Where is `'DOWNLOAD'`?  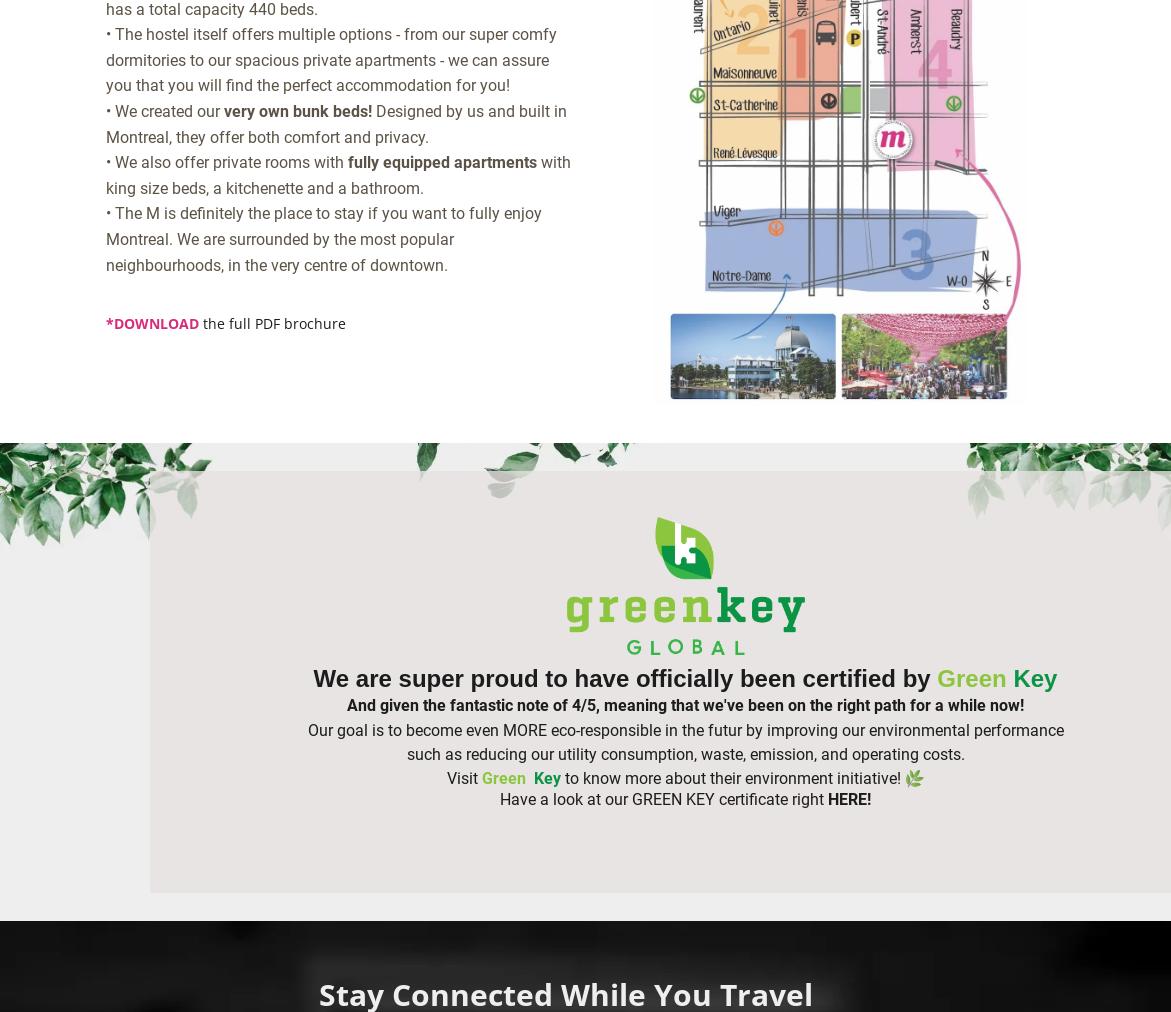
'DOWNLOAD' is located at coordinates (154, 322).